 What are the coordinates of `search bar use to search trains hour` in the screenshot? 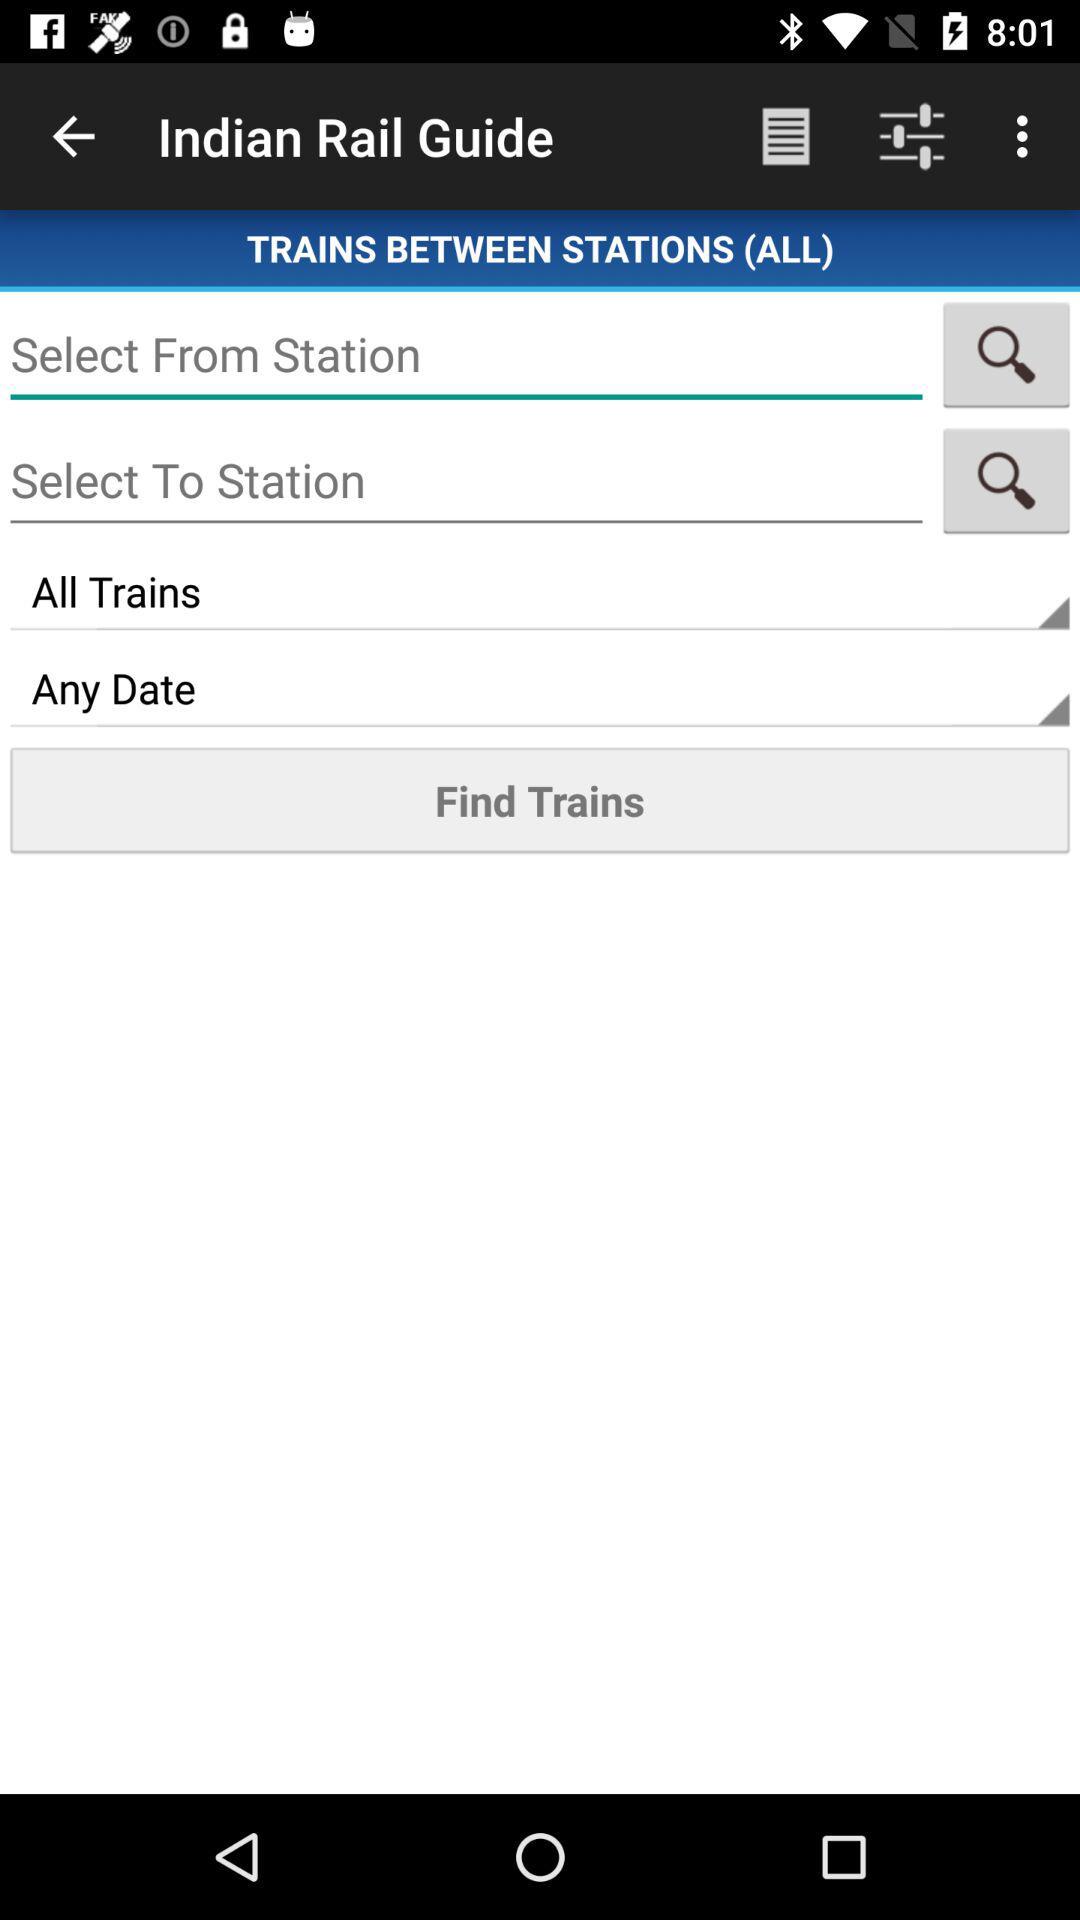 It's located at (1006, 354).